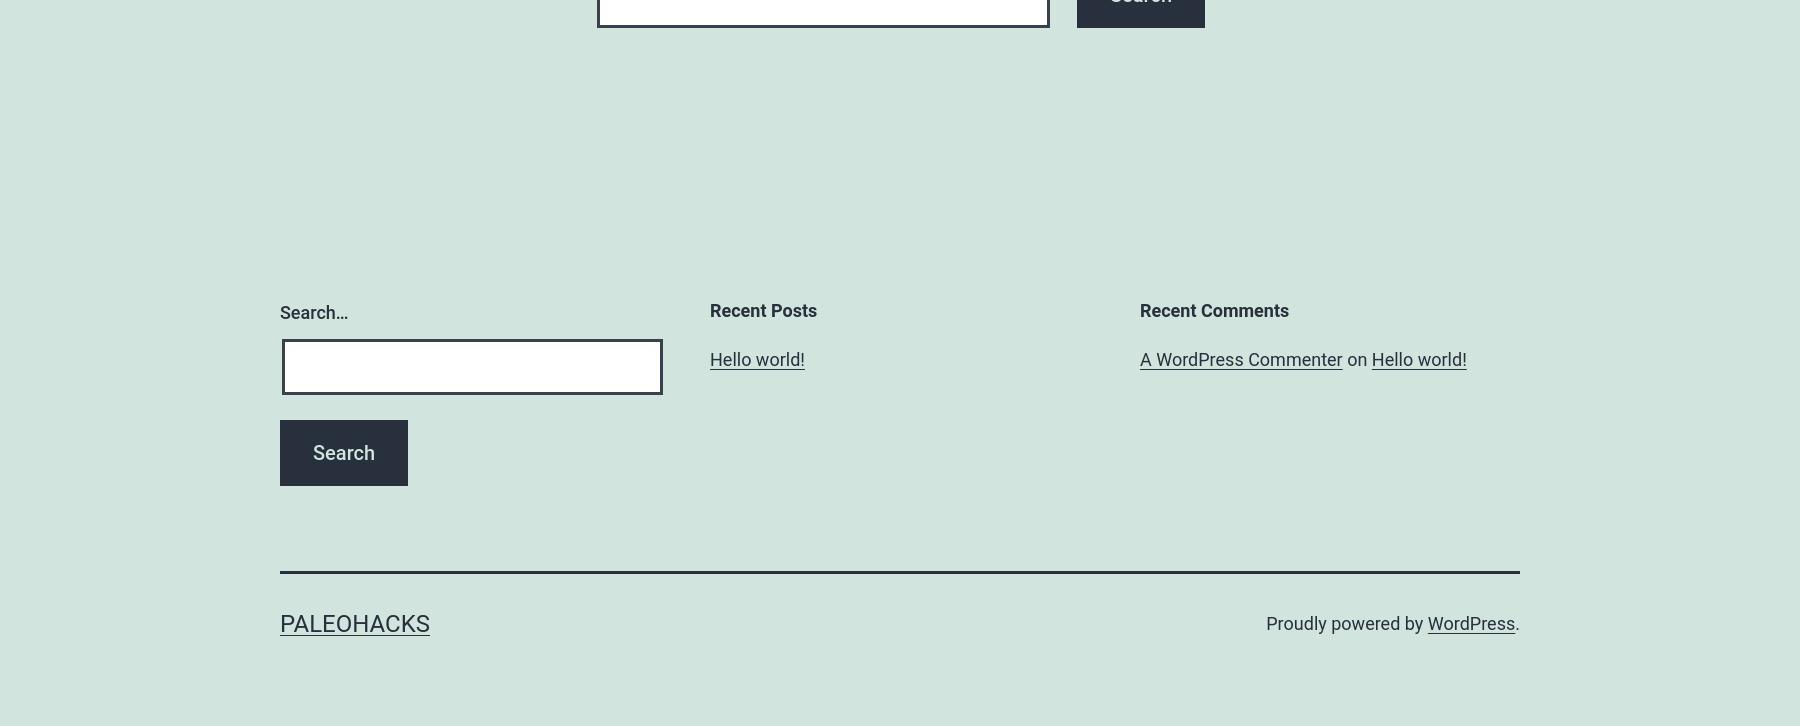 The width and height of the screenshot is (1800, 726). I want to click on 'WordPress', so click(1426, 622).